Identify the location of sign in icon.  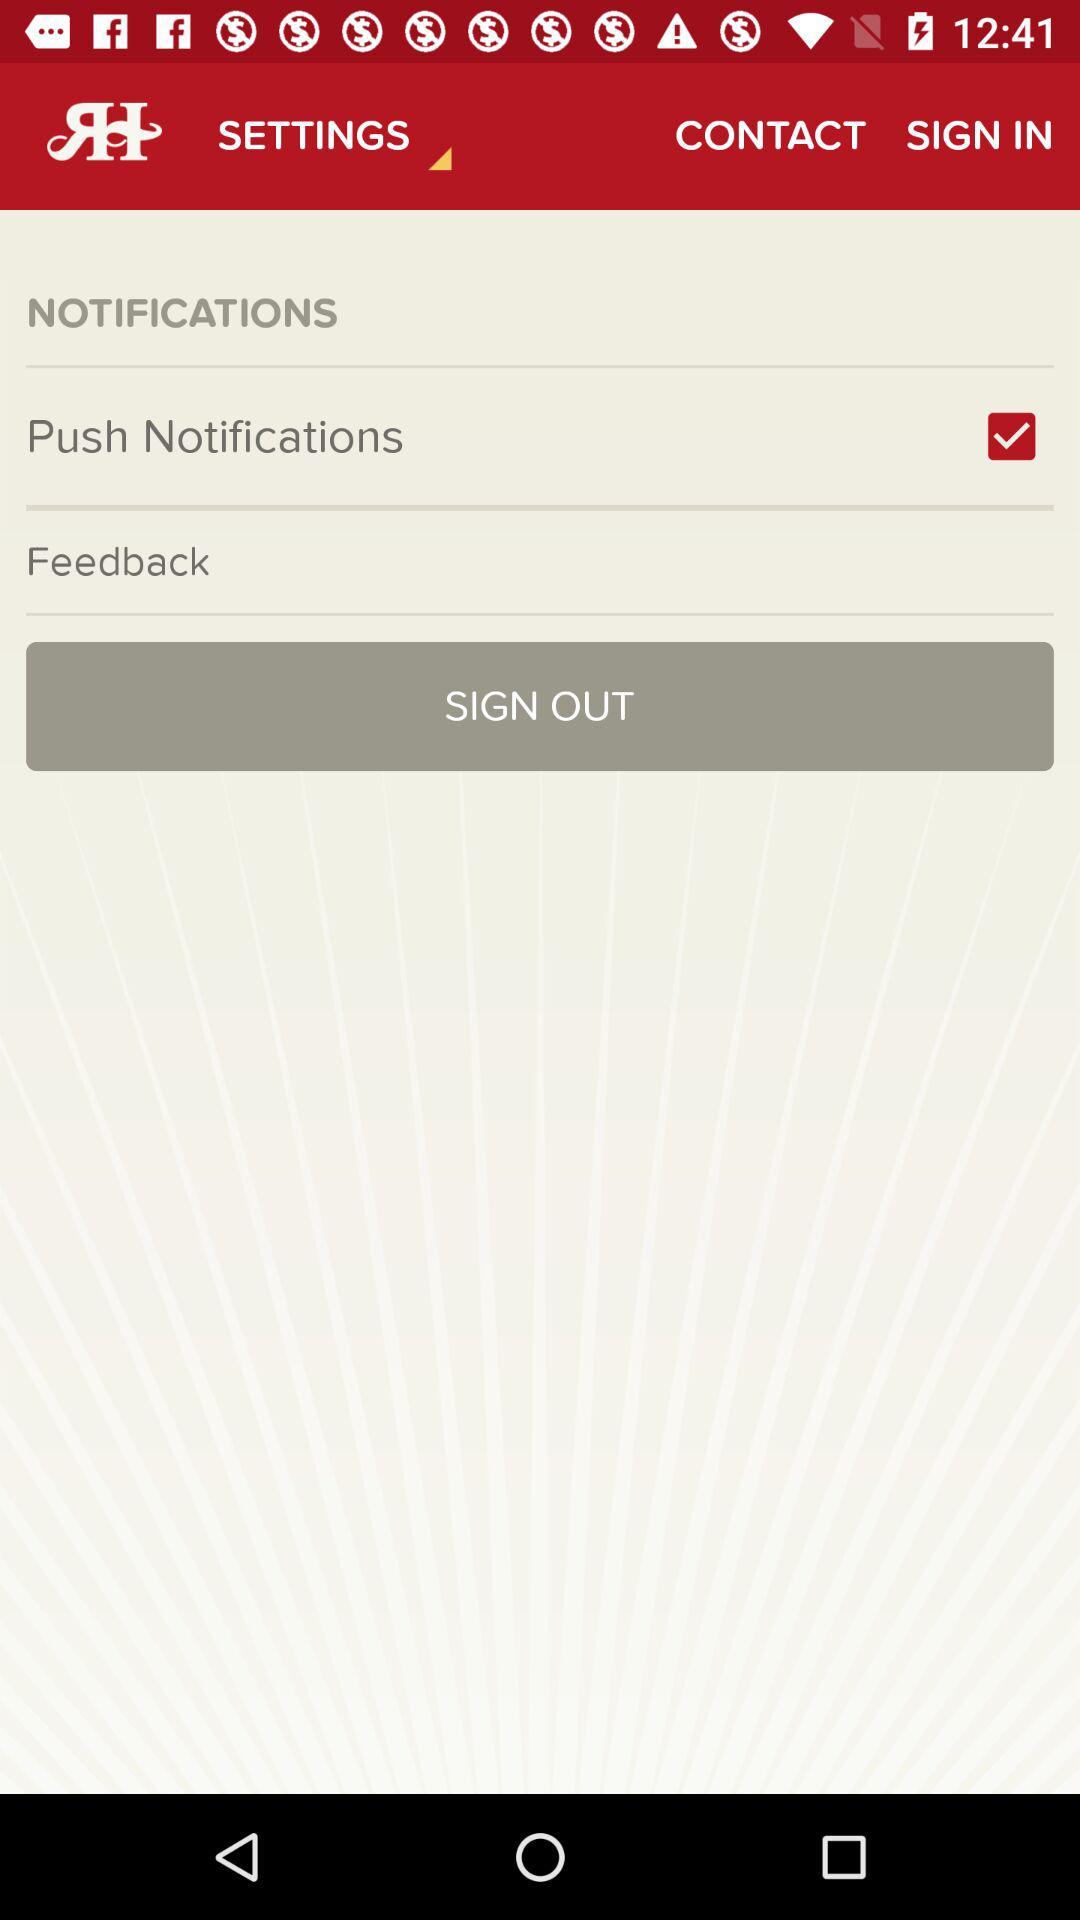
(978, 135).